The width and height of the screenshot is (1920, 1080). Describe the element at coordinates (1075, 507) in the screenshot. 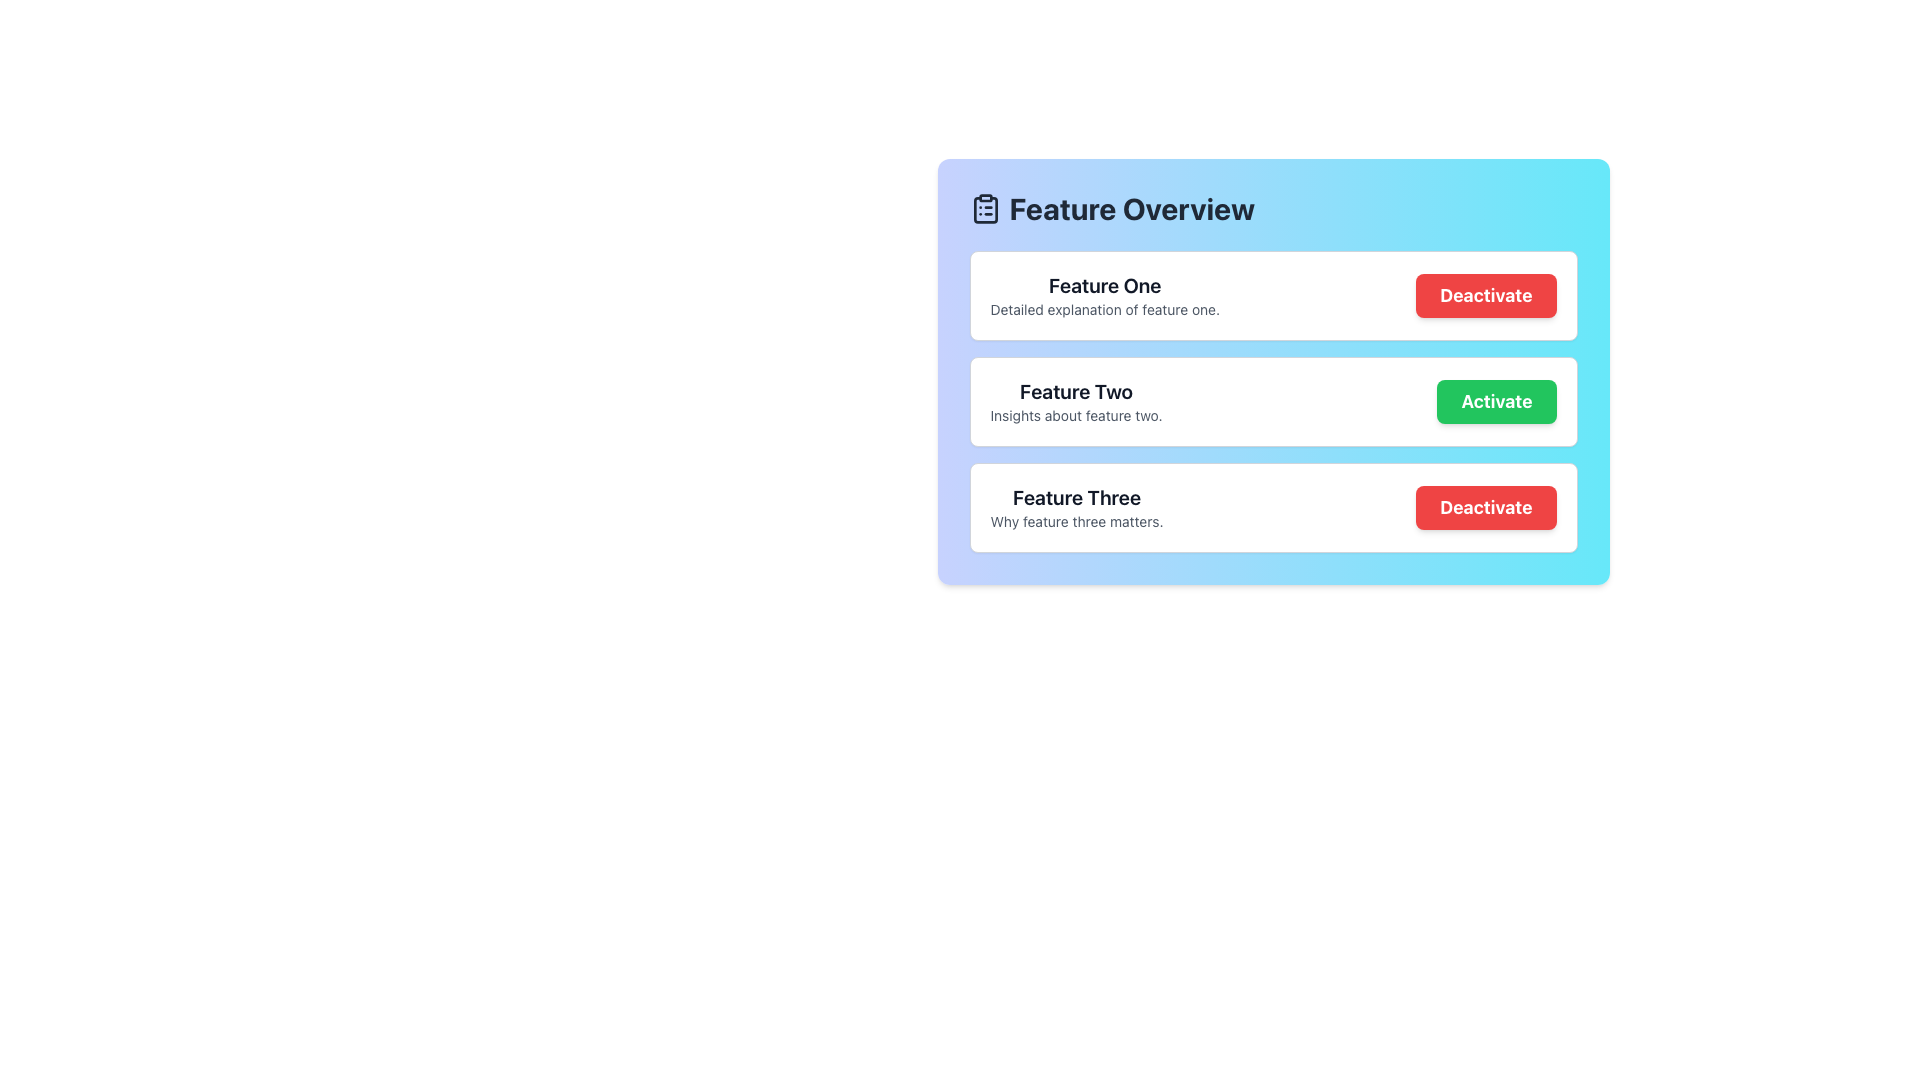

I see `text content from the text display component located at the top-left corner of the third card in the 'Feature Overview' section` at that location.